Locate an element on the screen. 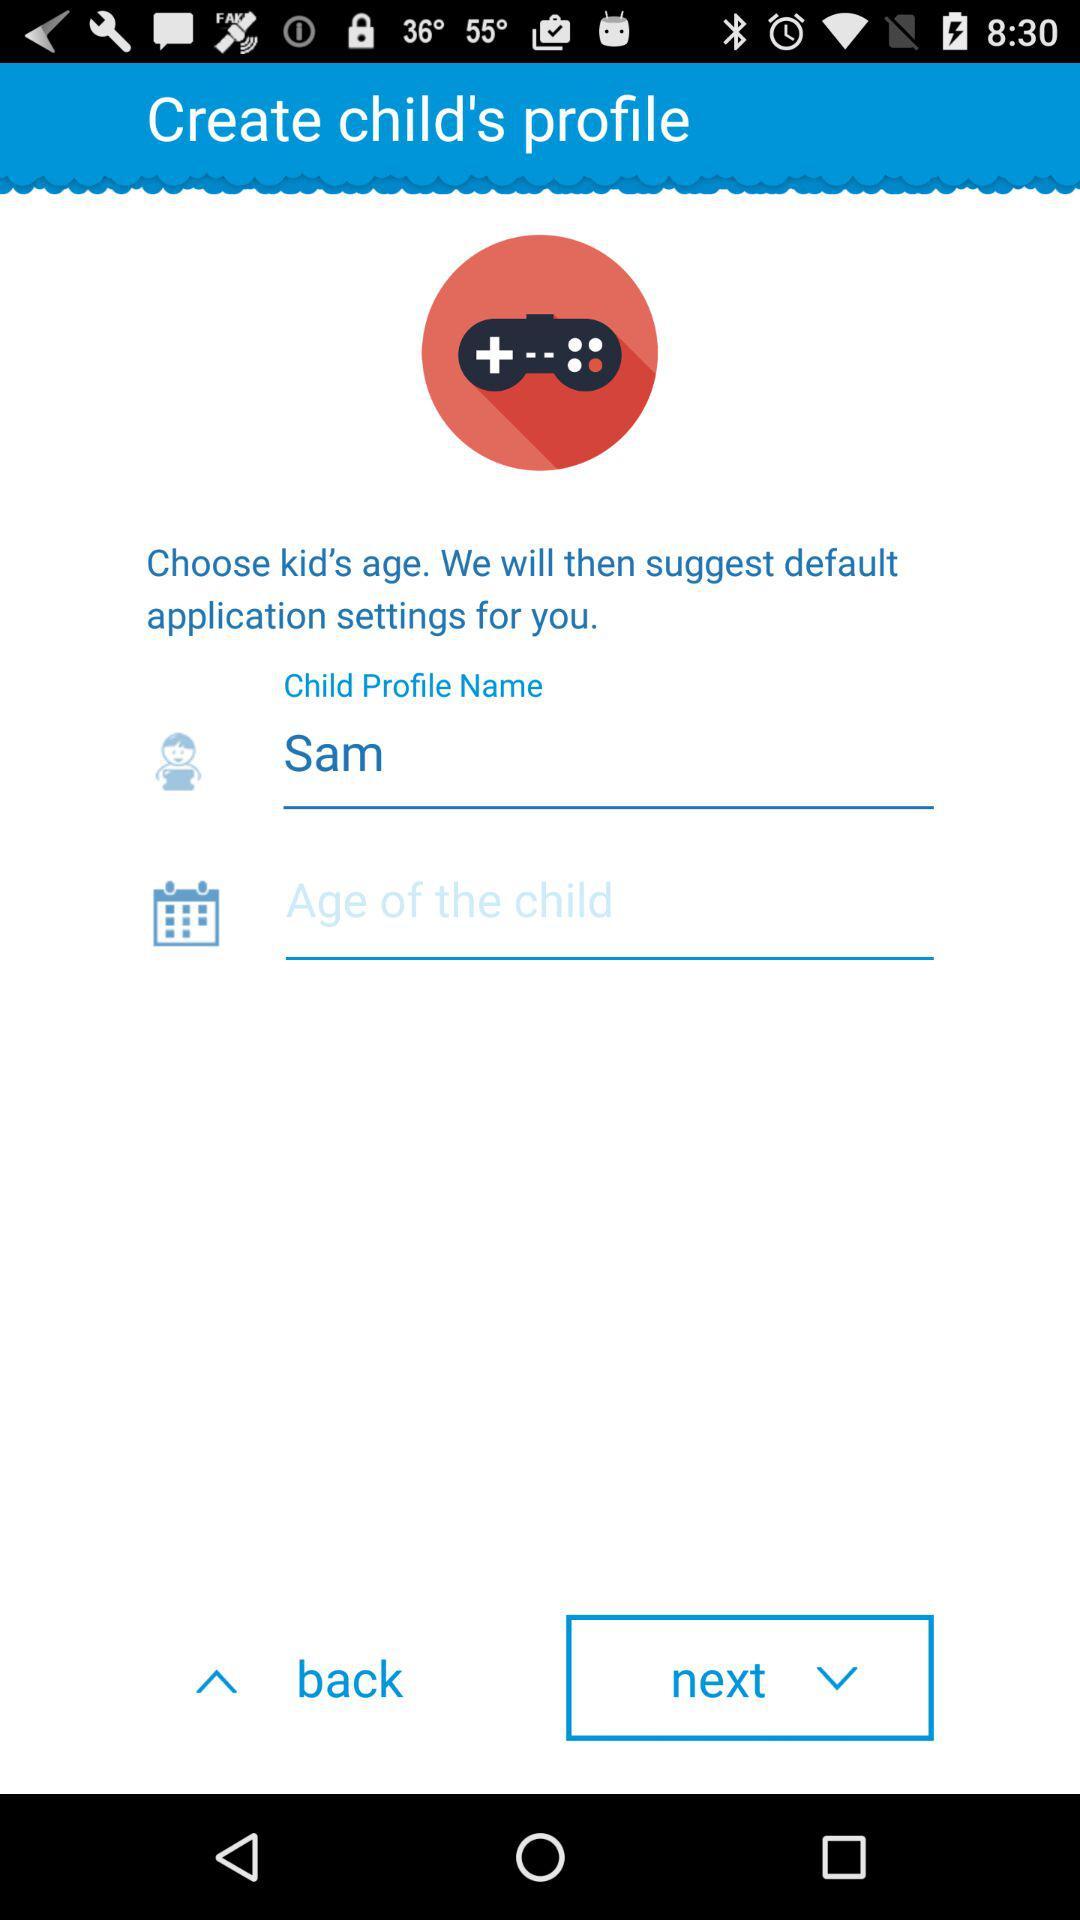 Image resolution: width=1080 pixels, height=1920 pixels. the icon at the bottom right corner is located at coordinates (749, 1677).